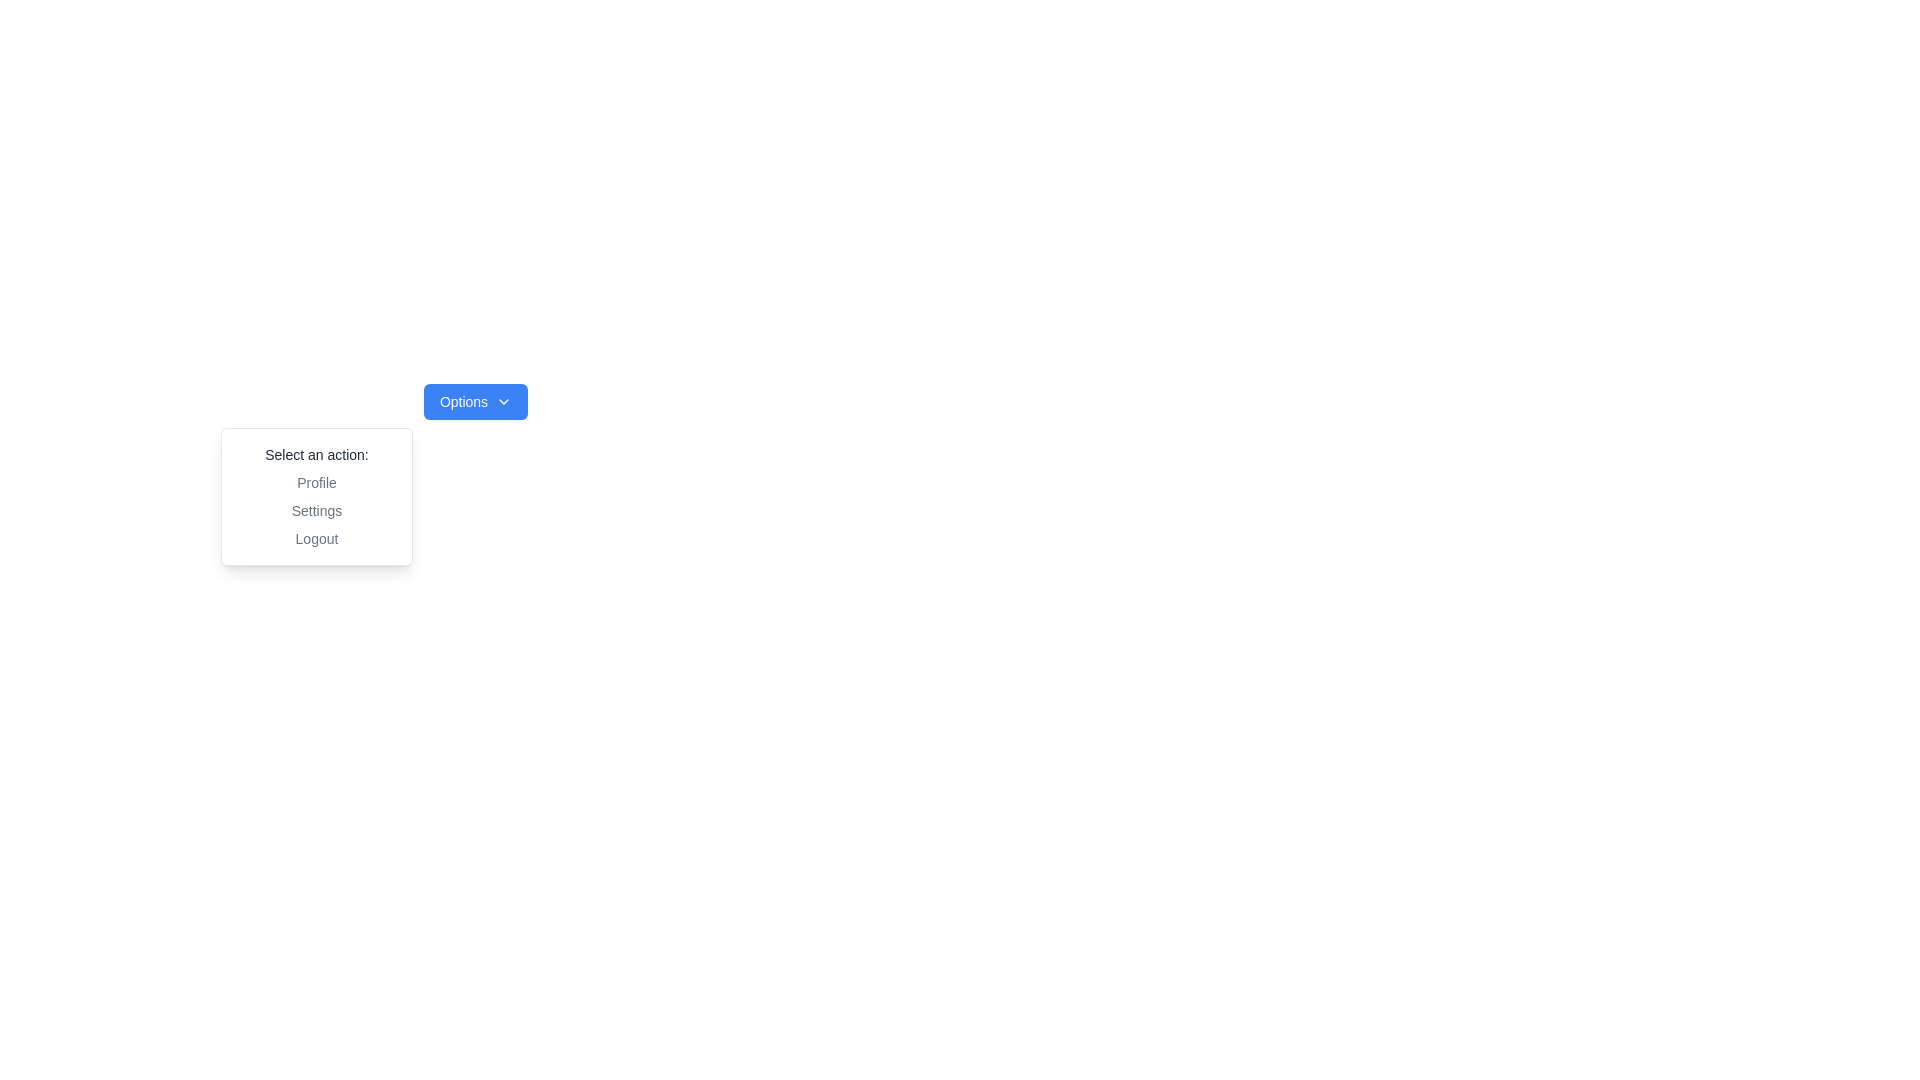  What do you see at coordinates (315, 509) in the screenshot?
I see `the 'Settings' interactive text` at bounding box center [315, 509].